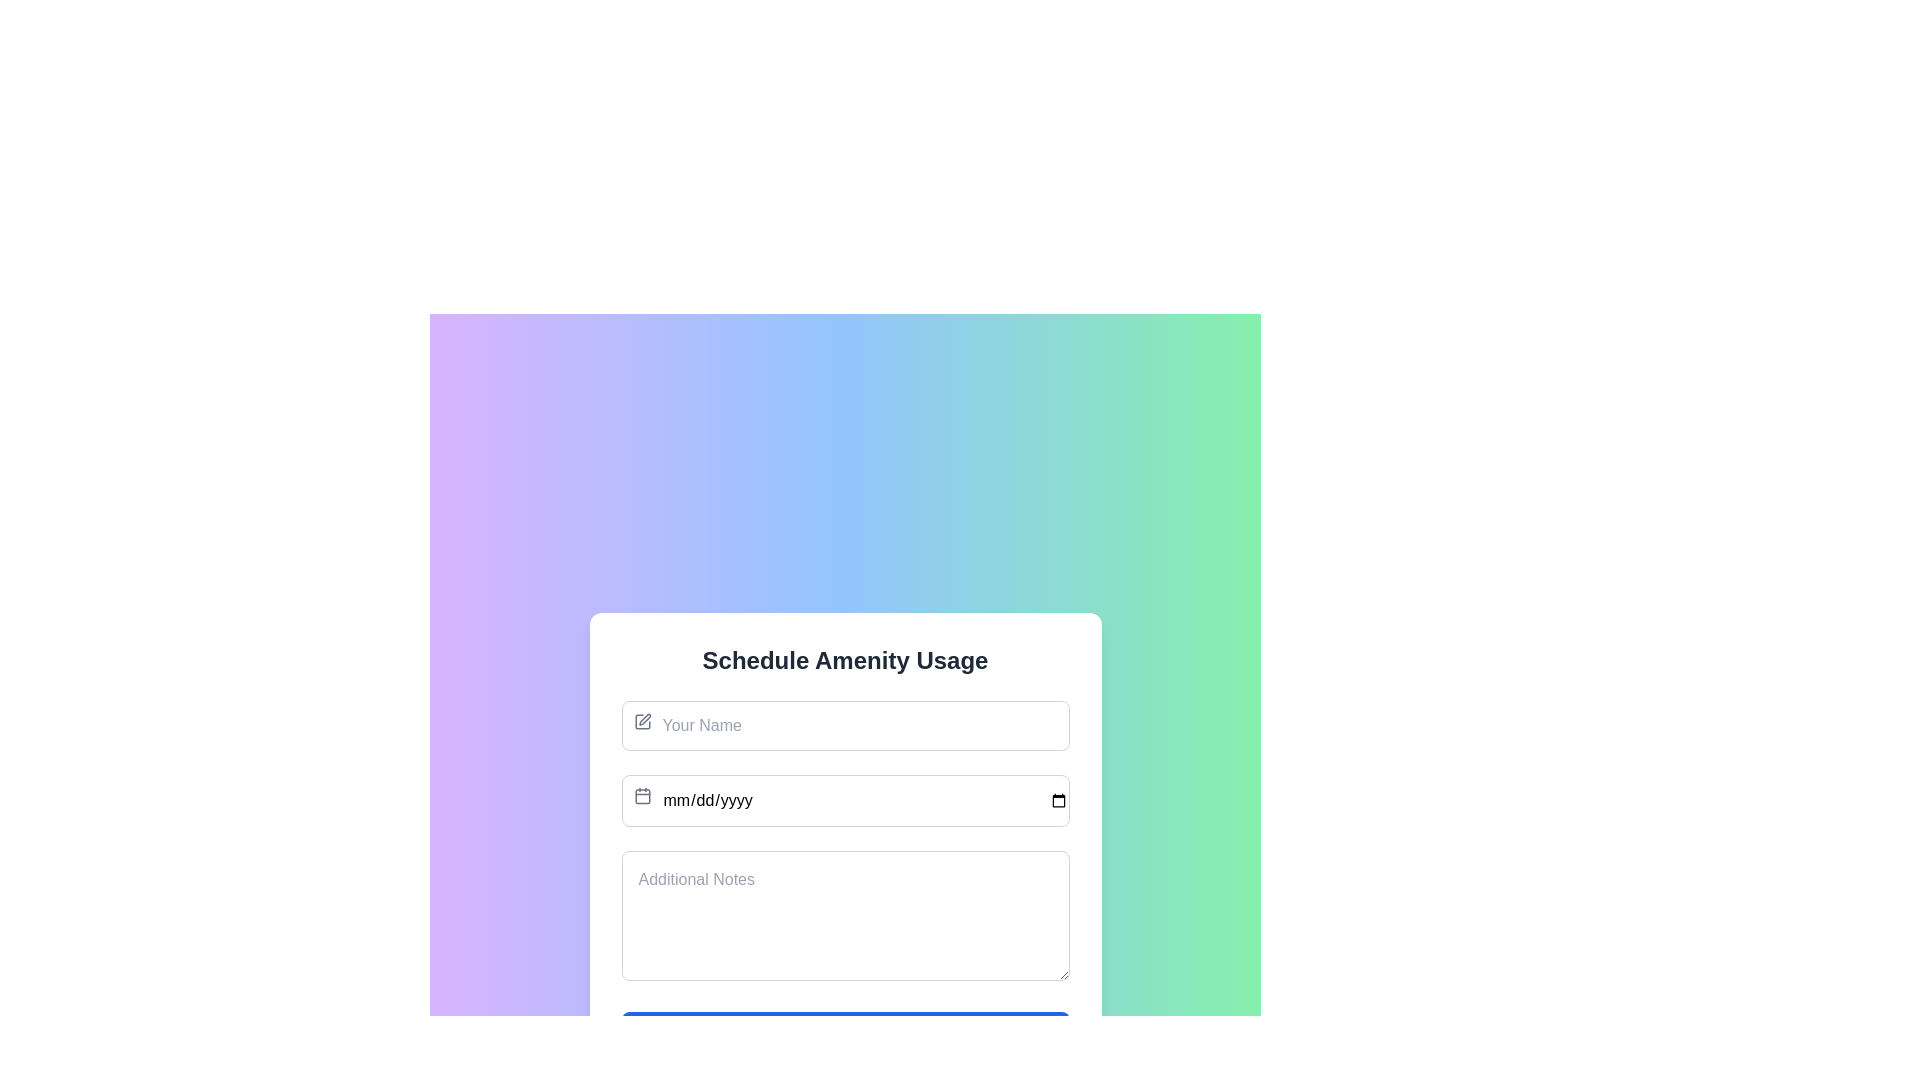  I want to click on the small square-shaped icon located at the top-left corner of the 'Your Name' input field, which has a transparent center and a themed border, so click(642, 721).